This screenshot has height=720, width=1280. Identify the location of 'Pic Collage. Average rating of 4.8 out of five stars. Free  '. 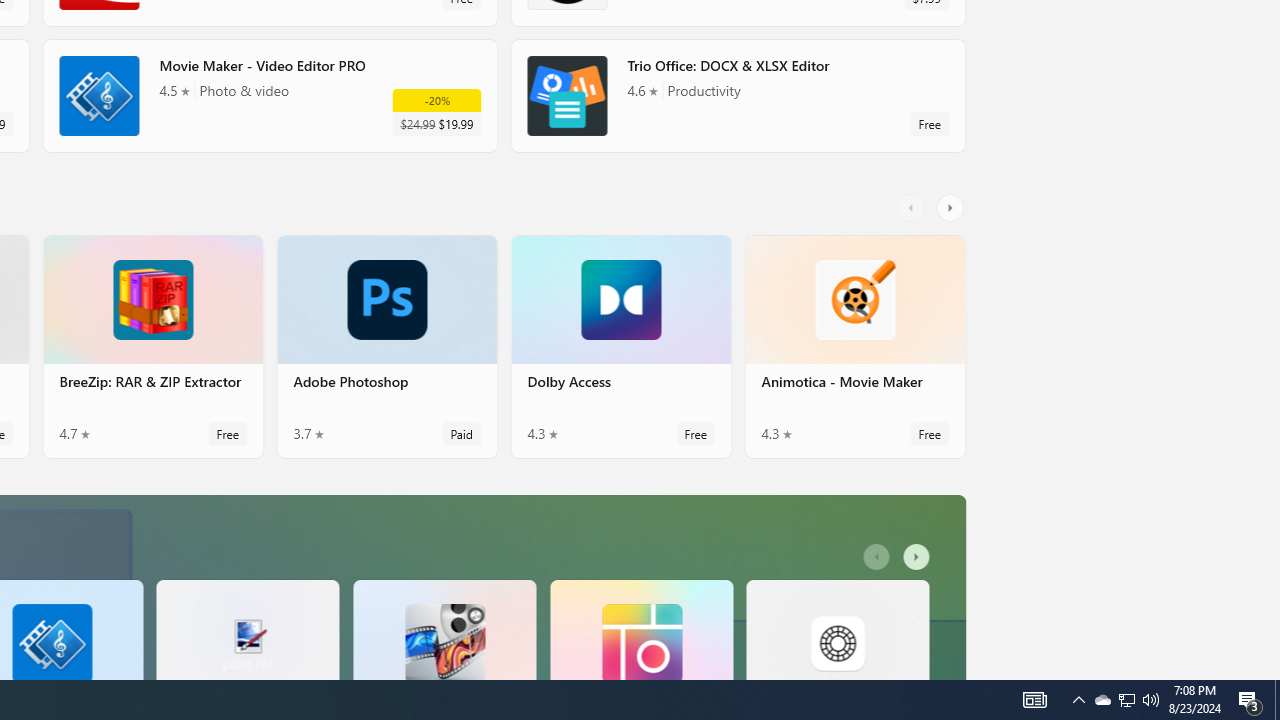
(641, 628).